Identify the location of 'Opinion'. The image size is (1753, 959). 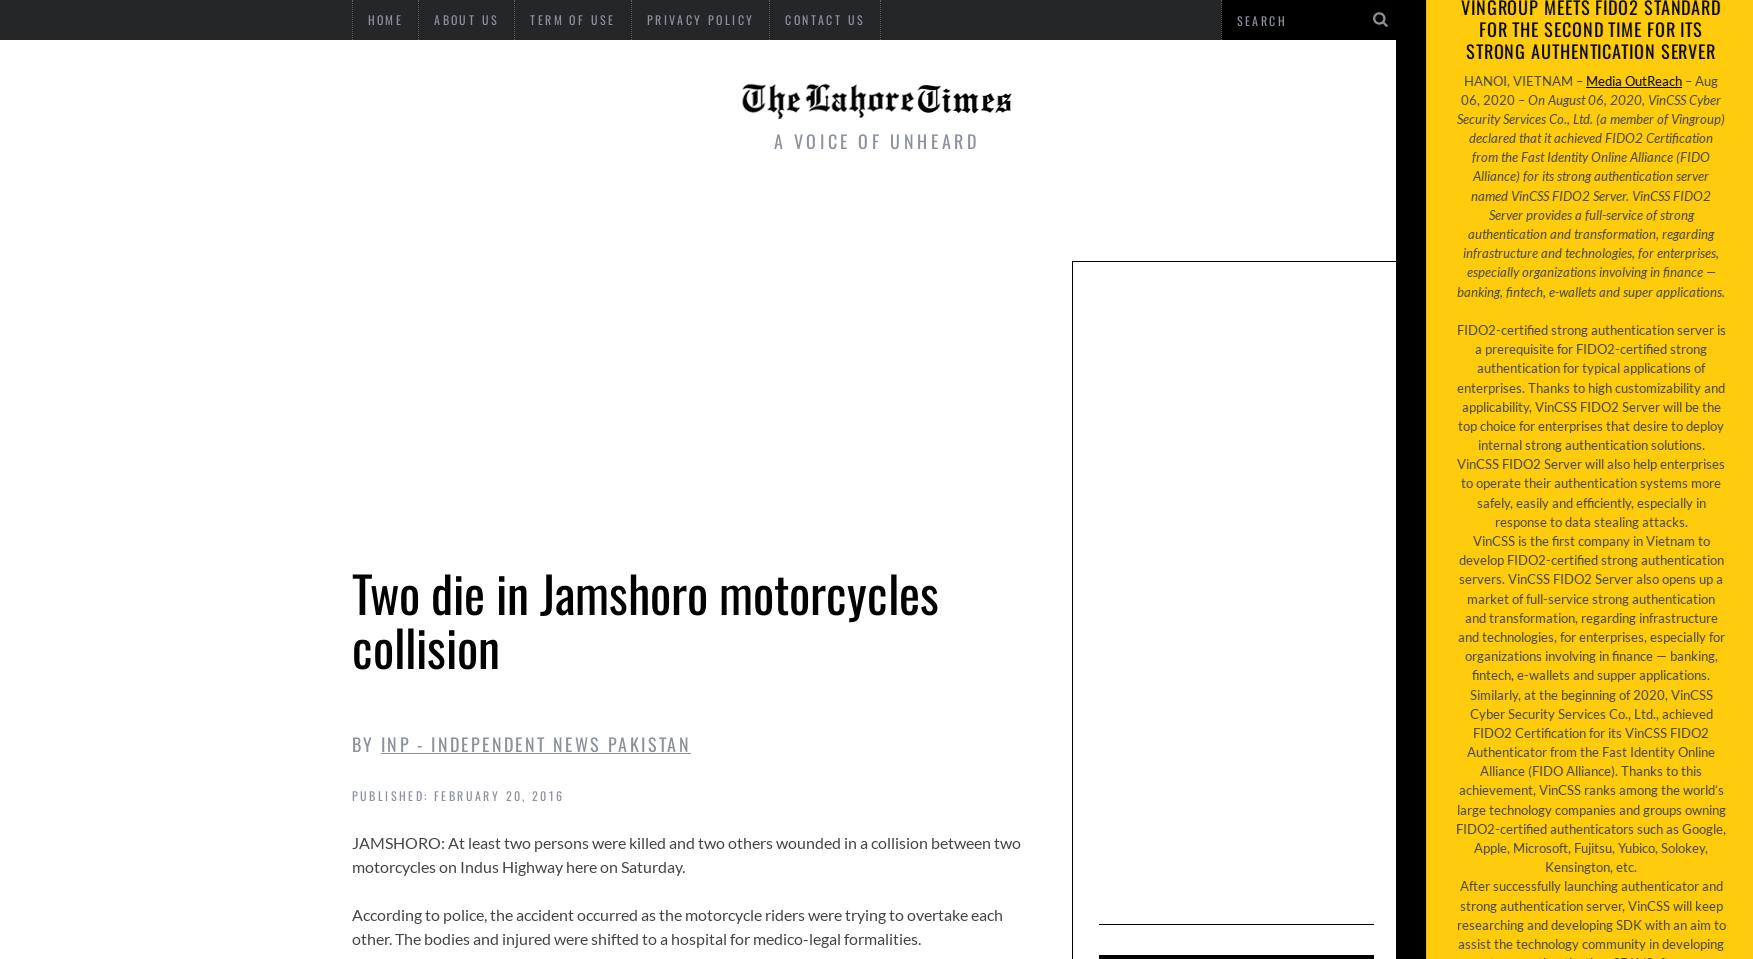
(1240, 211).